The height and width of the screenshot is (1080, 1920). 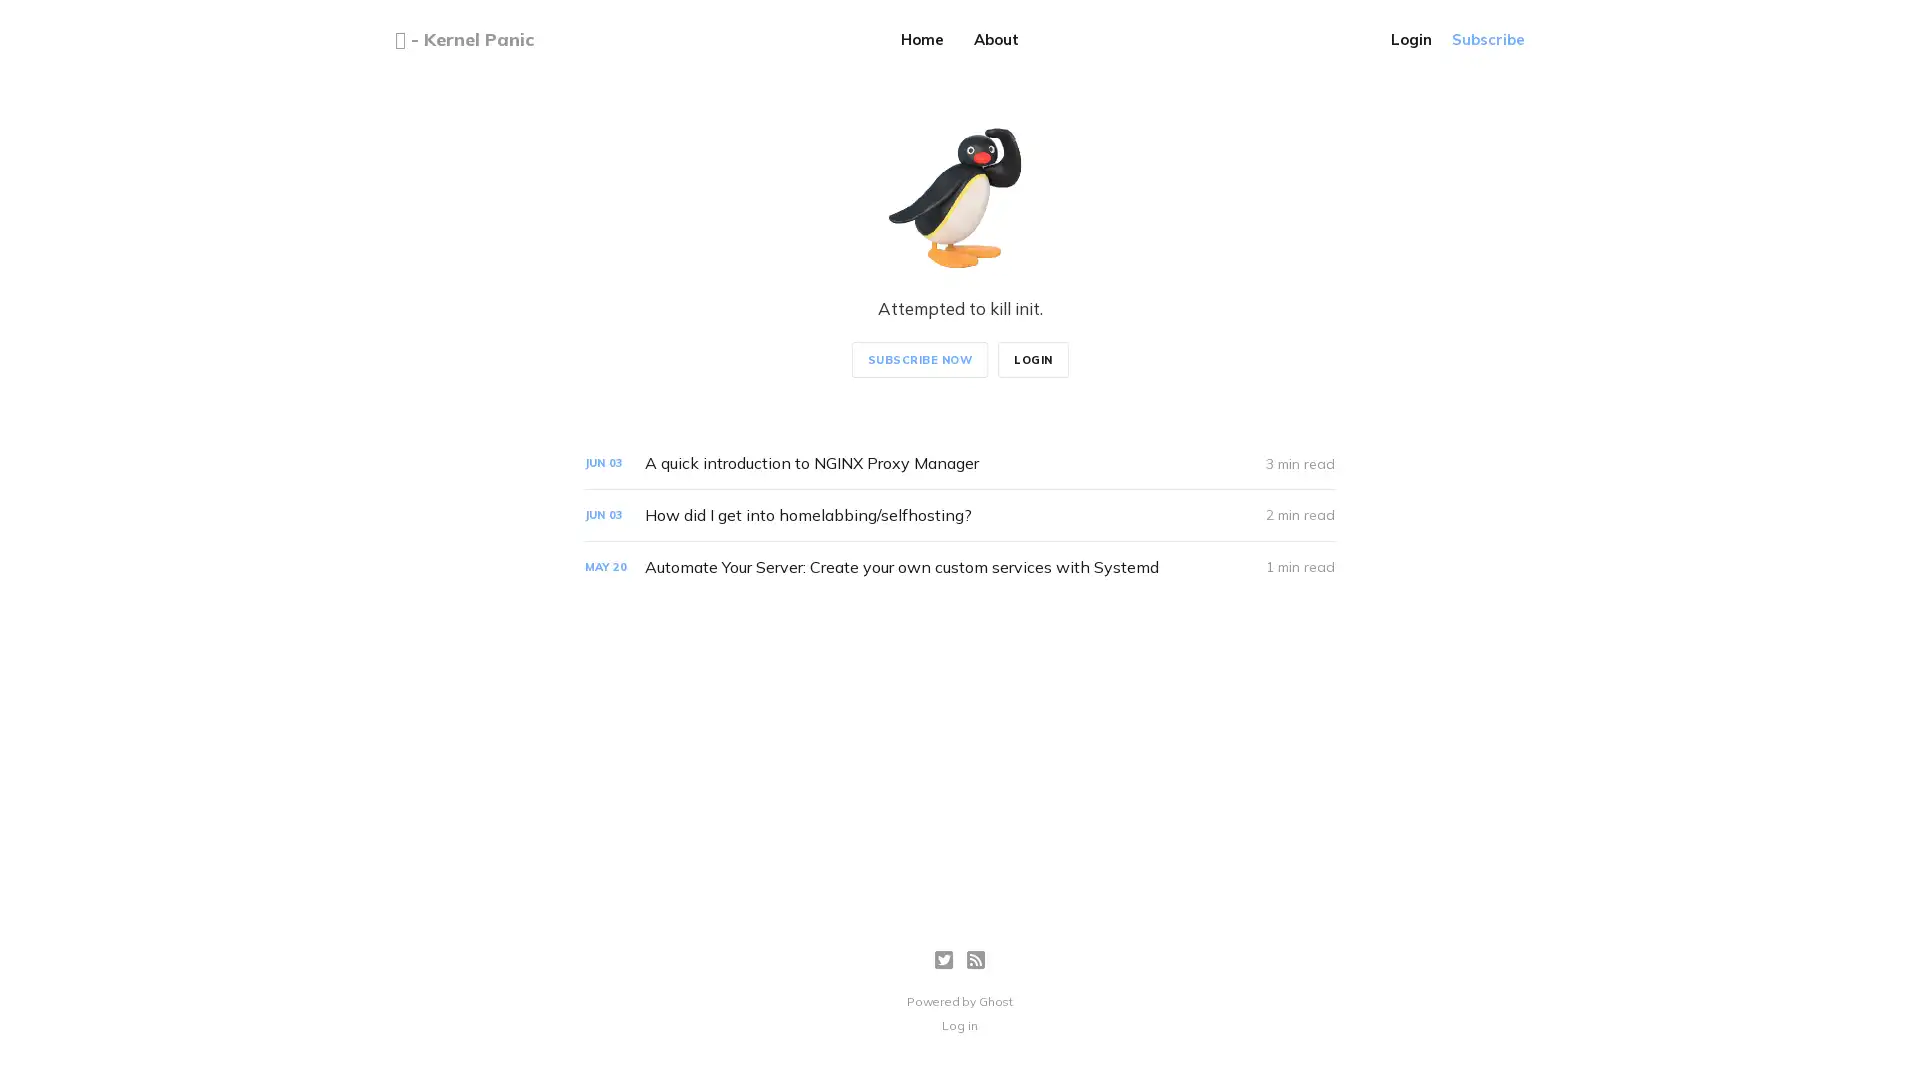 I want to click on LOGIN, so click(x=1032, y=358).